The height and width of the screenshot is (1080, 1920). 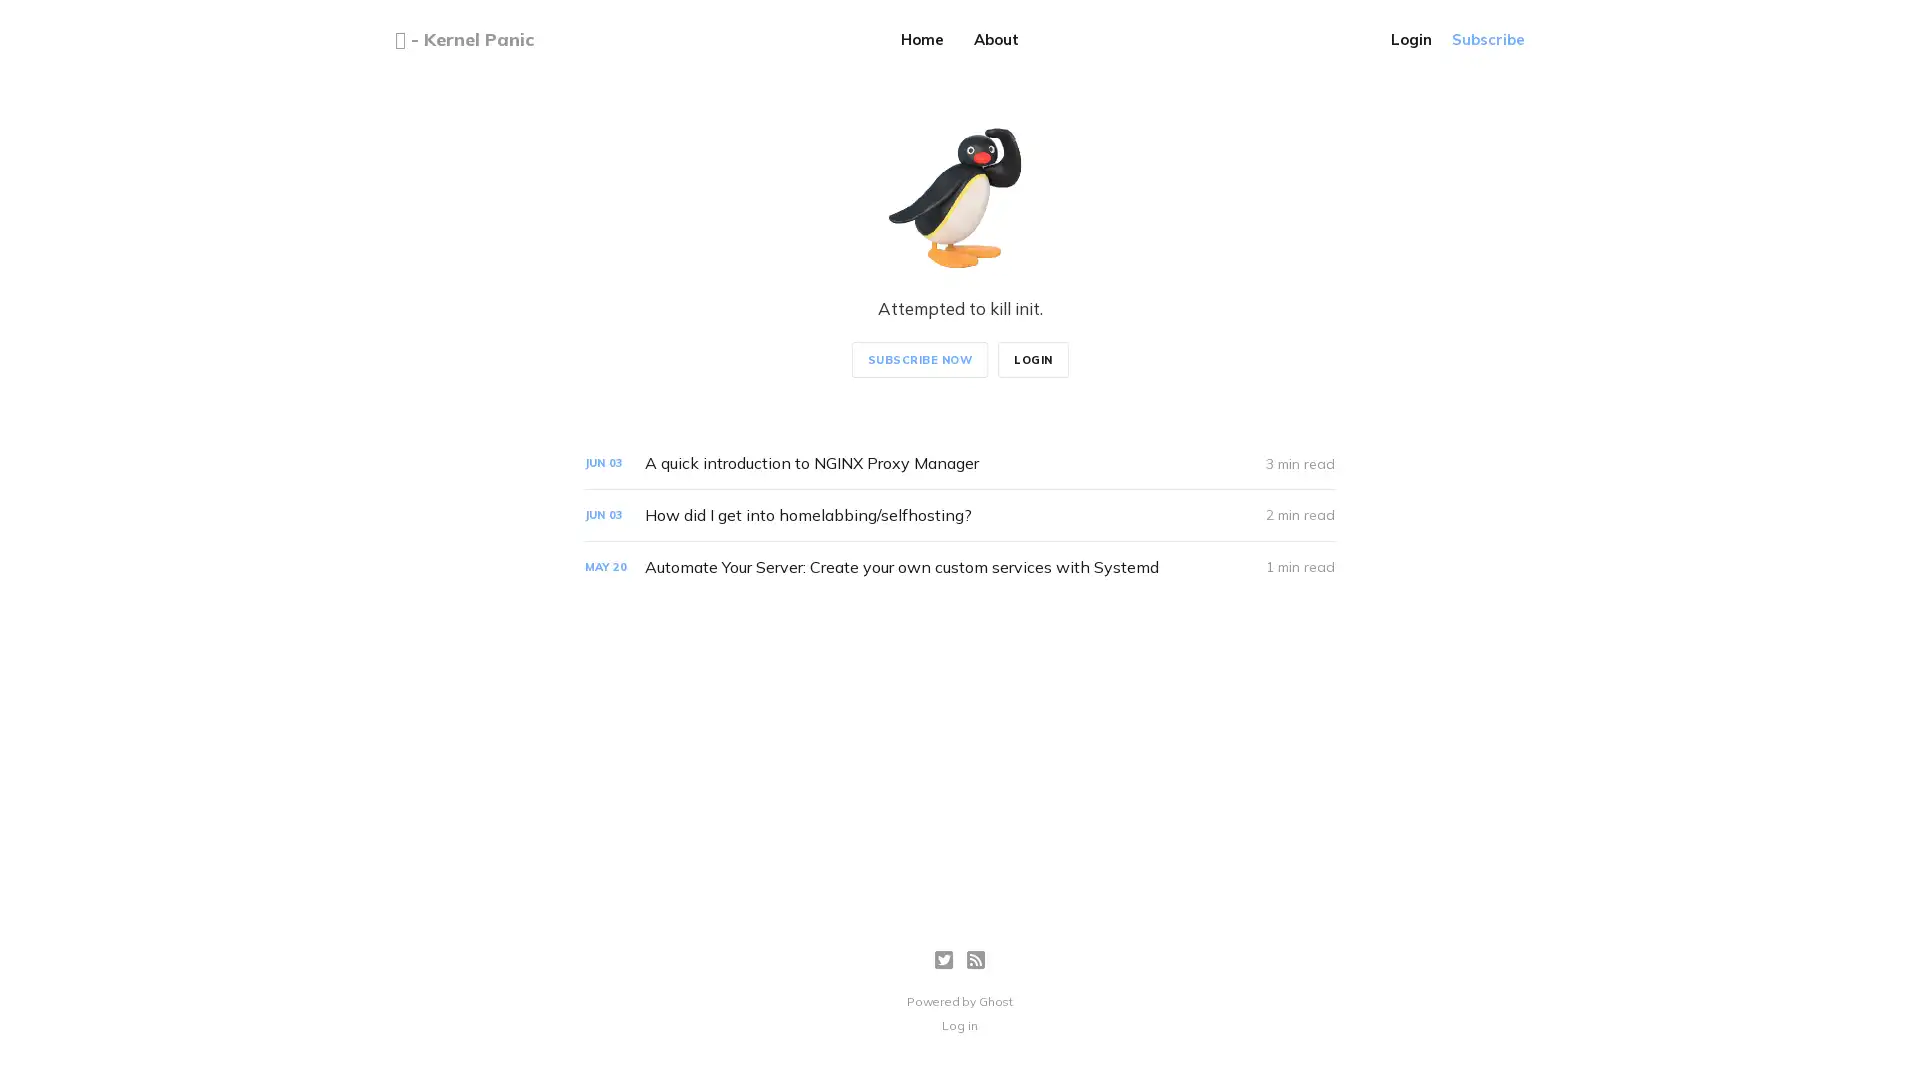 I want to click on LOGIN, so click(x=1032, y=358).